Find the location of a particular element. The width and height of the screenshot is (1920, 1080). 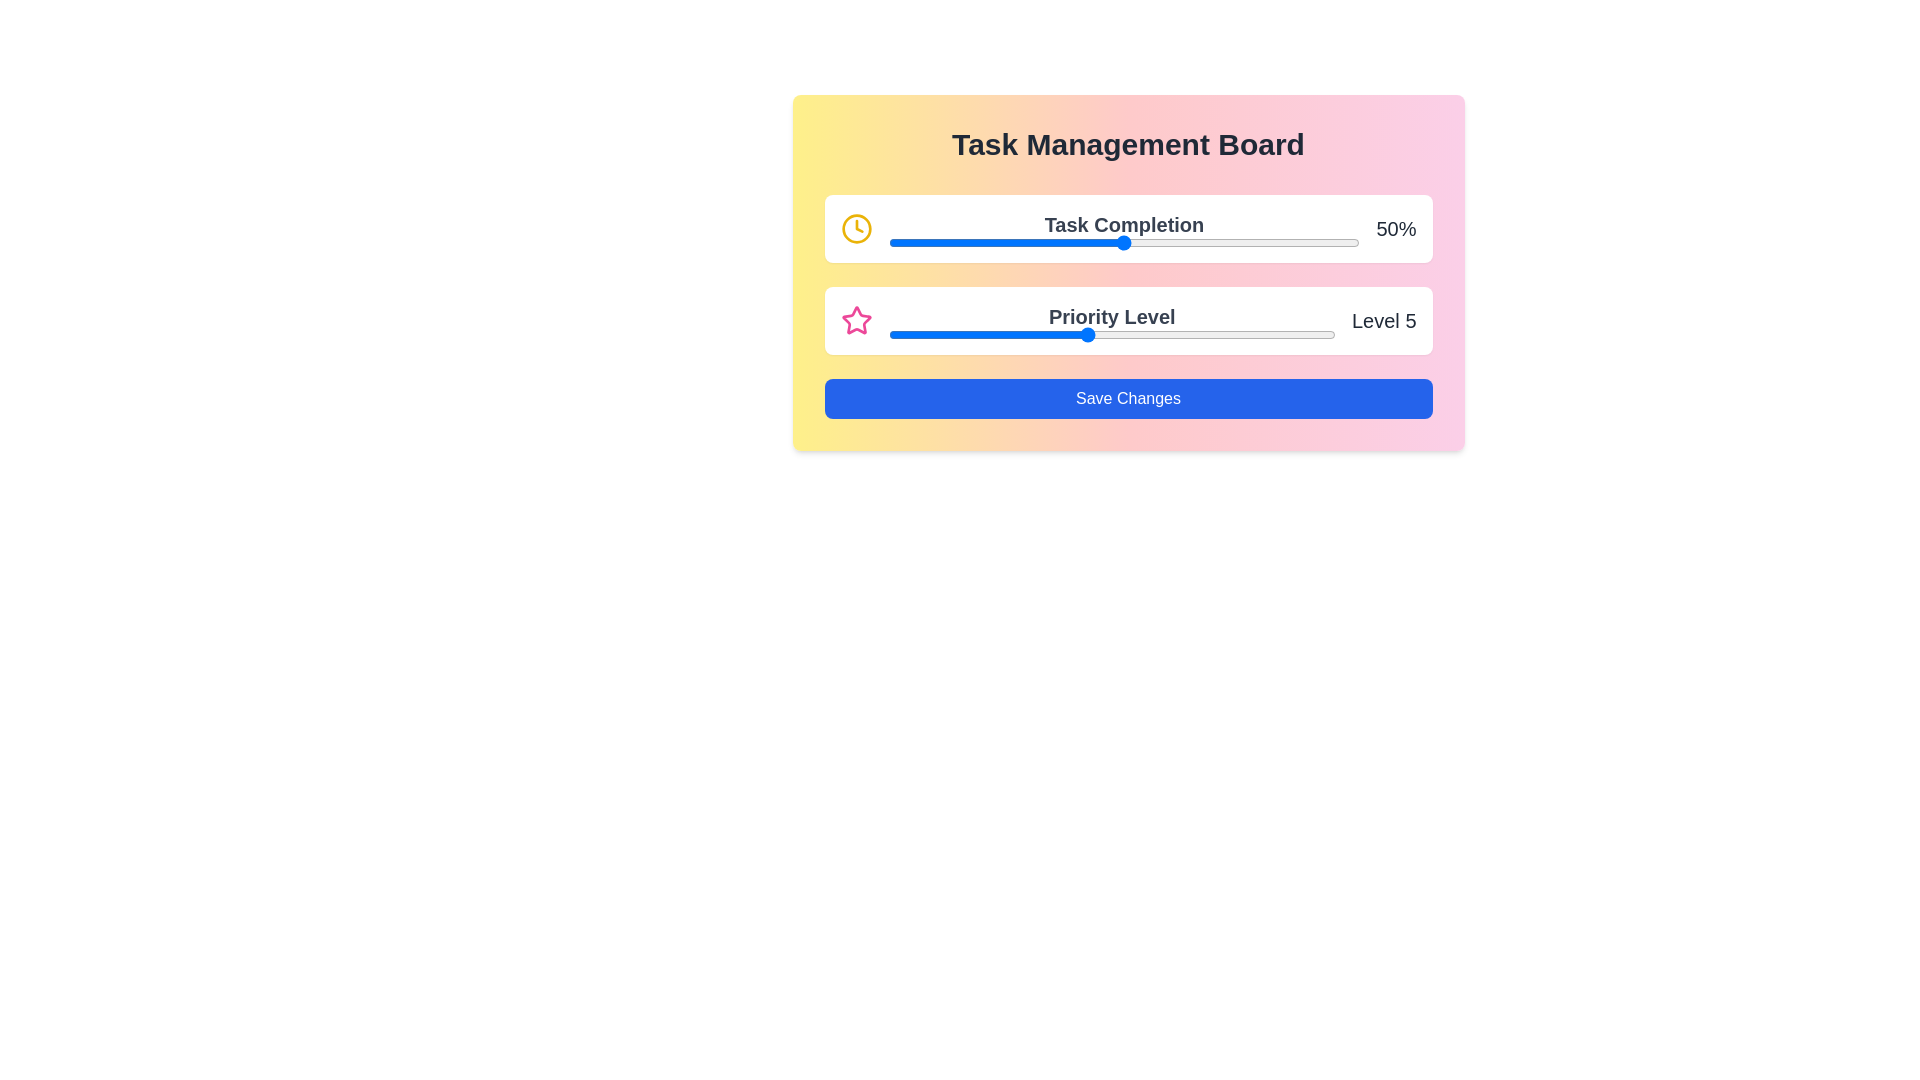

the text label that displays the current priority level, which shows 'Level 5' and is positioned to the far-right of the Priority Level section is located at coordinates (1383, 319).